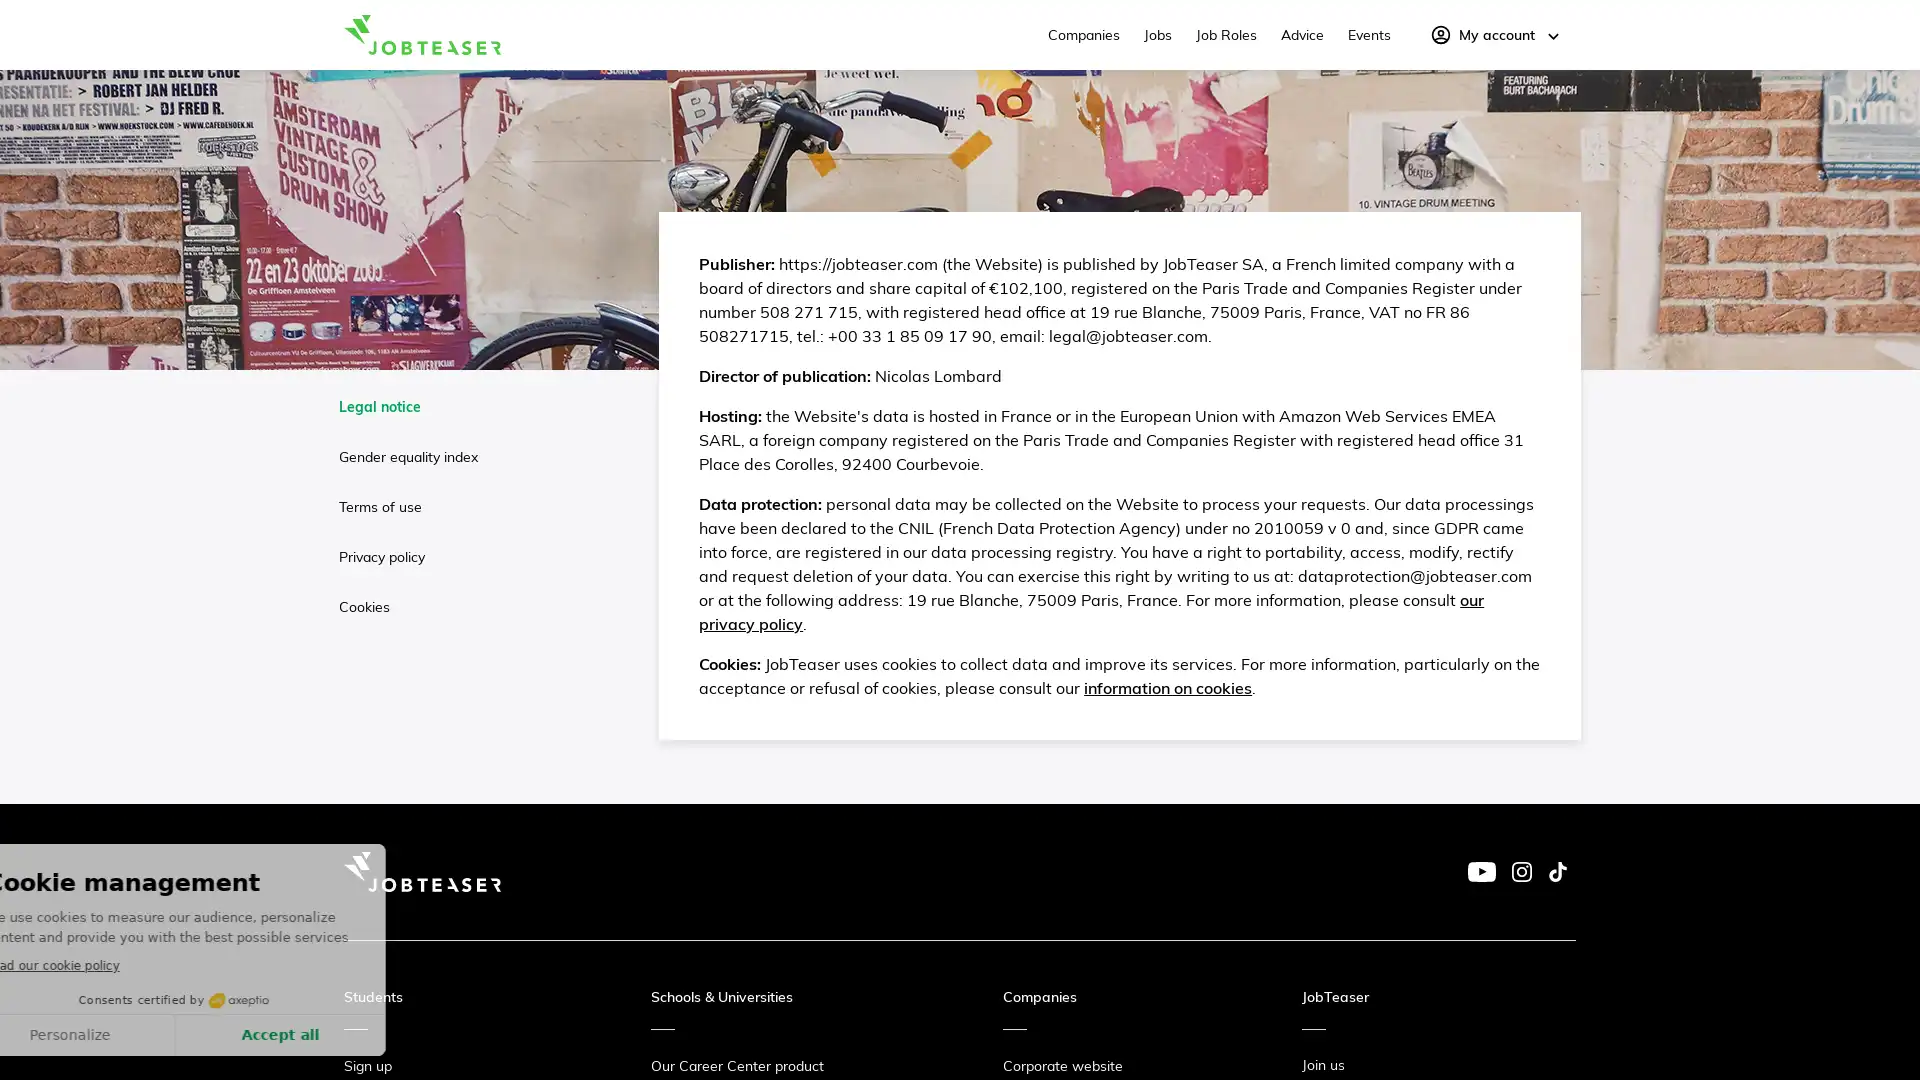 This screenshot has width=1920, height=1080. What do you see at coordinates (335, 1034) in the screenshot?
I see `Accept all` at bounding box center [335, 1034].